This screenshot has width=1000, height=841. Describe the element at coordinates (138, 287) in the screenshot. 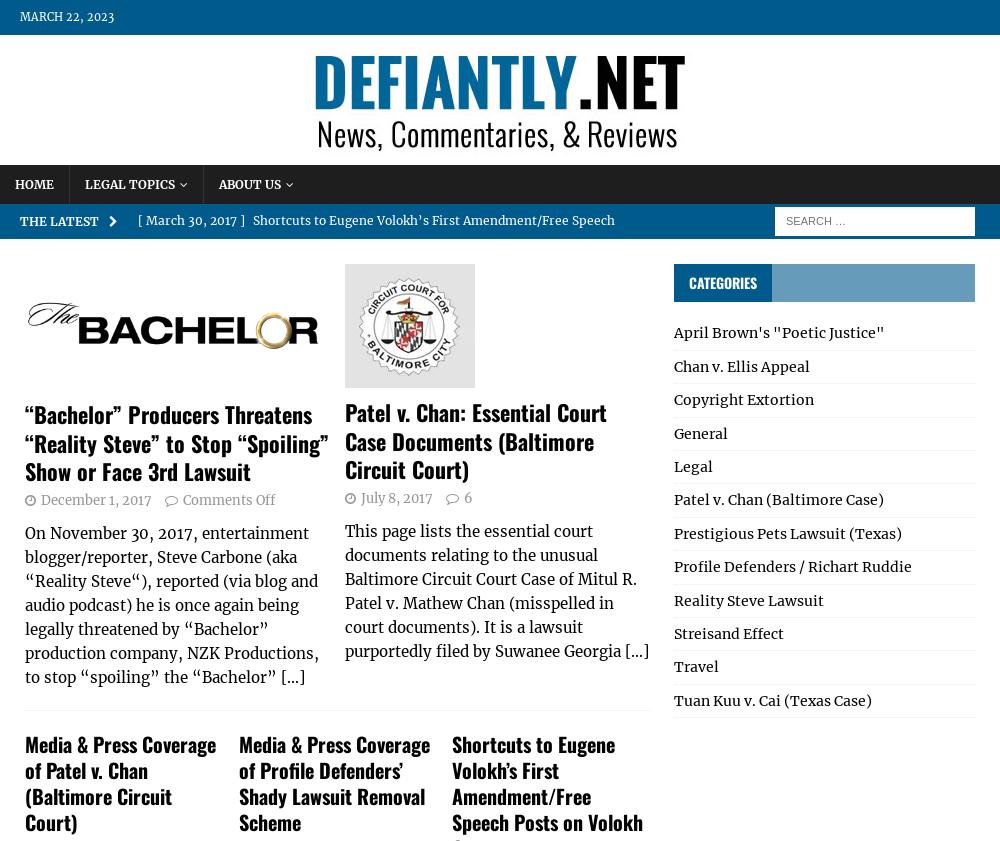

I see `'[ December 1, 2017 ]'` at that location.